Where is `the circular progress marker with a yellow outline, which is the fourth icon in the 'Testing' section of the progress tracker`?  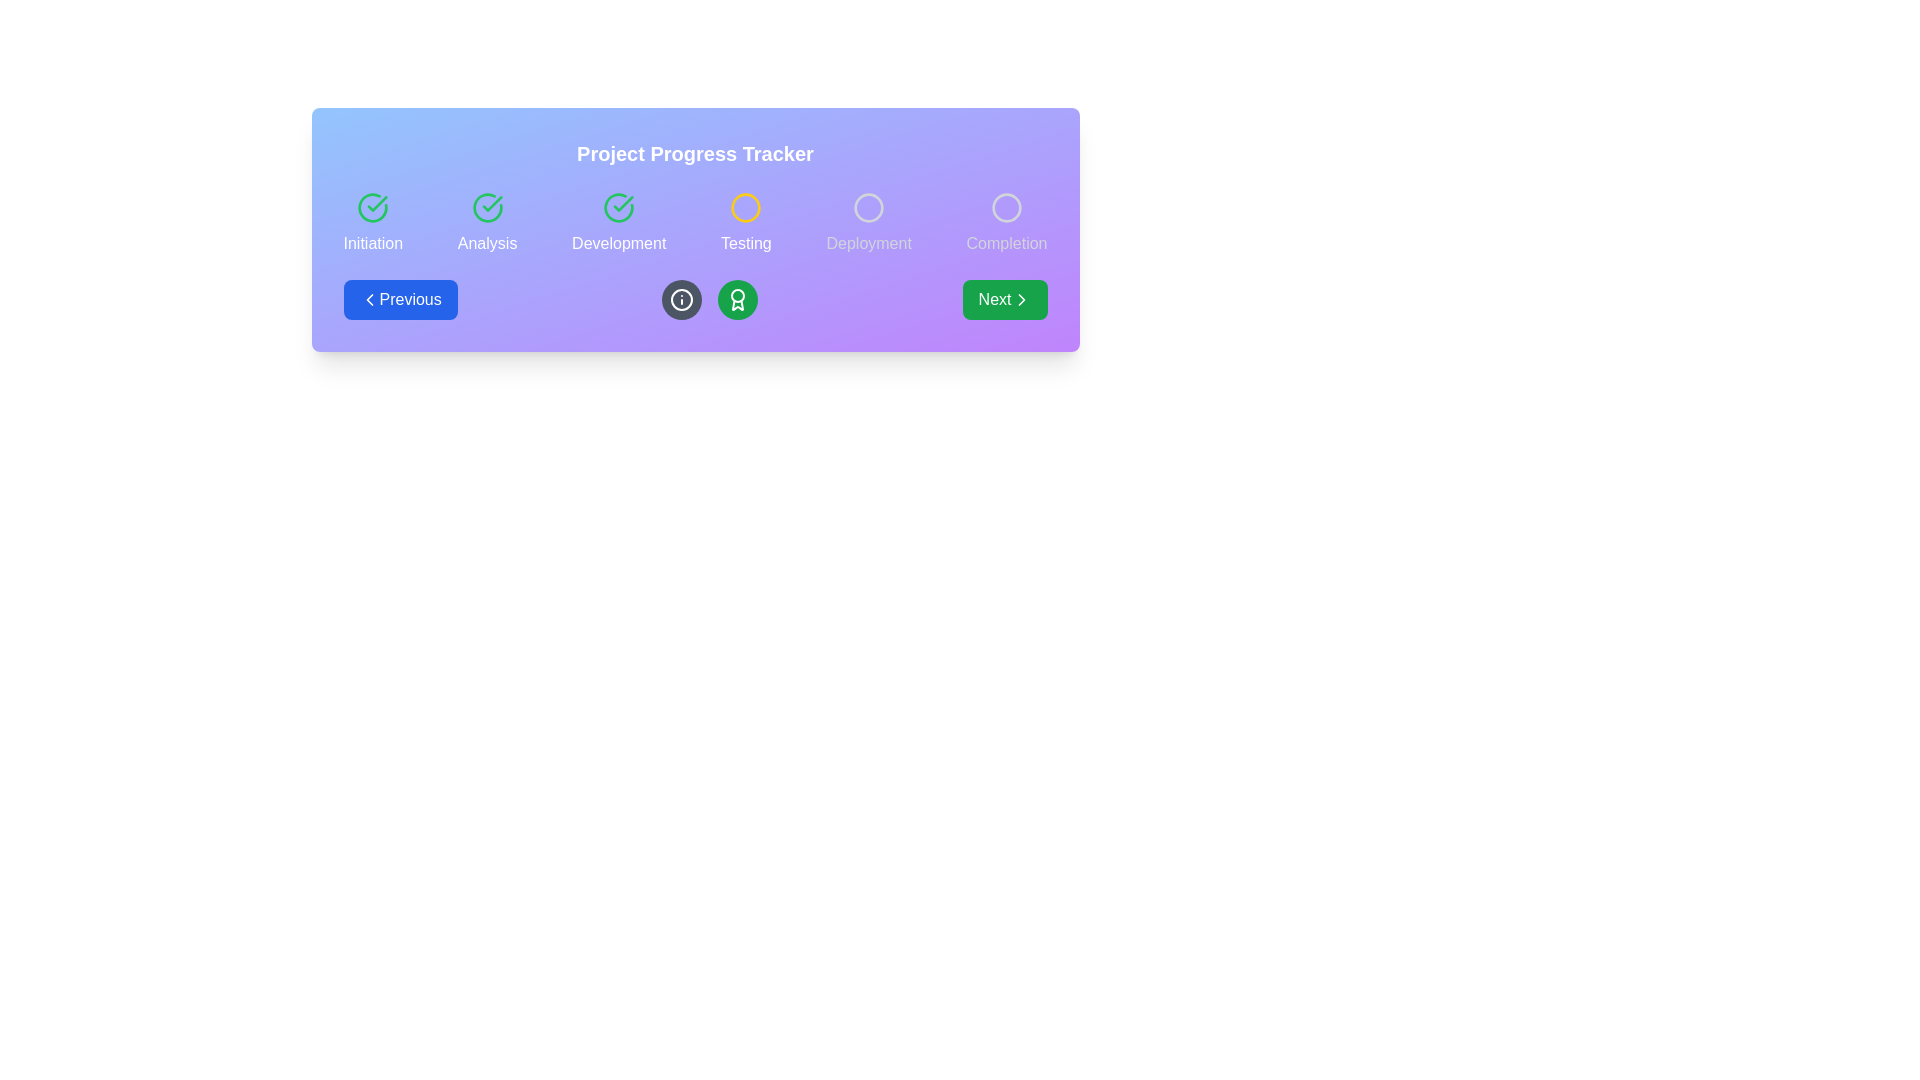
the circular progress marker with a yellow outline, which is the fourth icon in the 'Testing' section of the progress tracker is located at coordinates (745, 208).